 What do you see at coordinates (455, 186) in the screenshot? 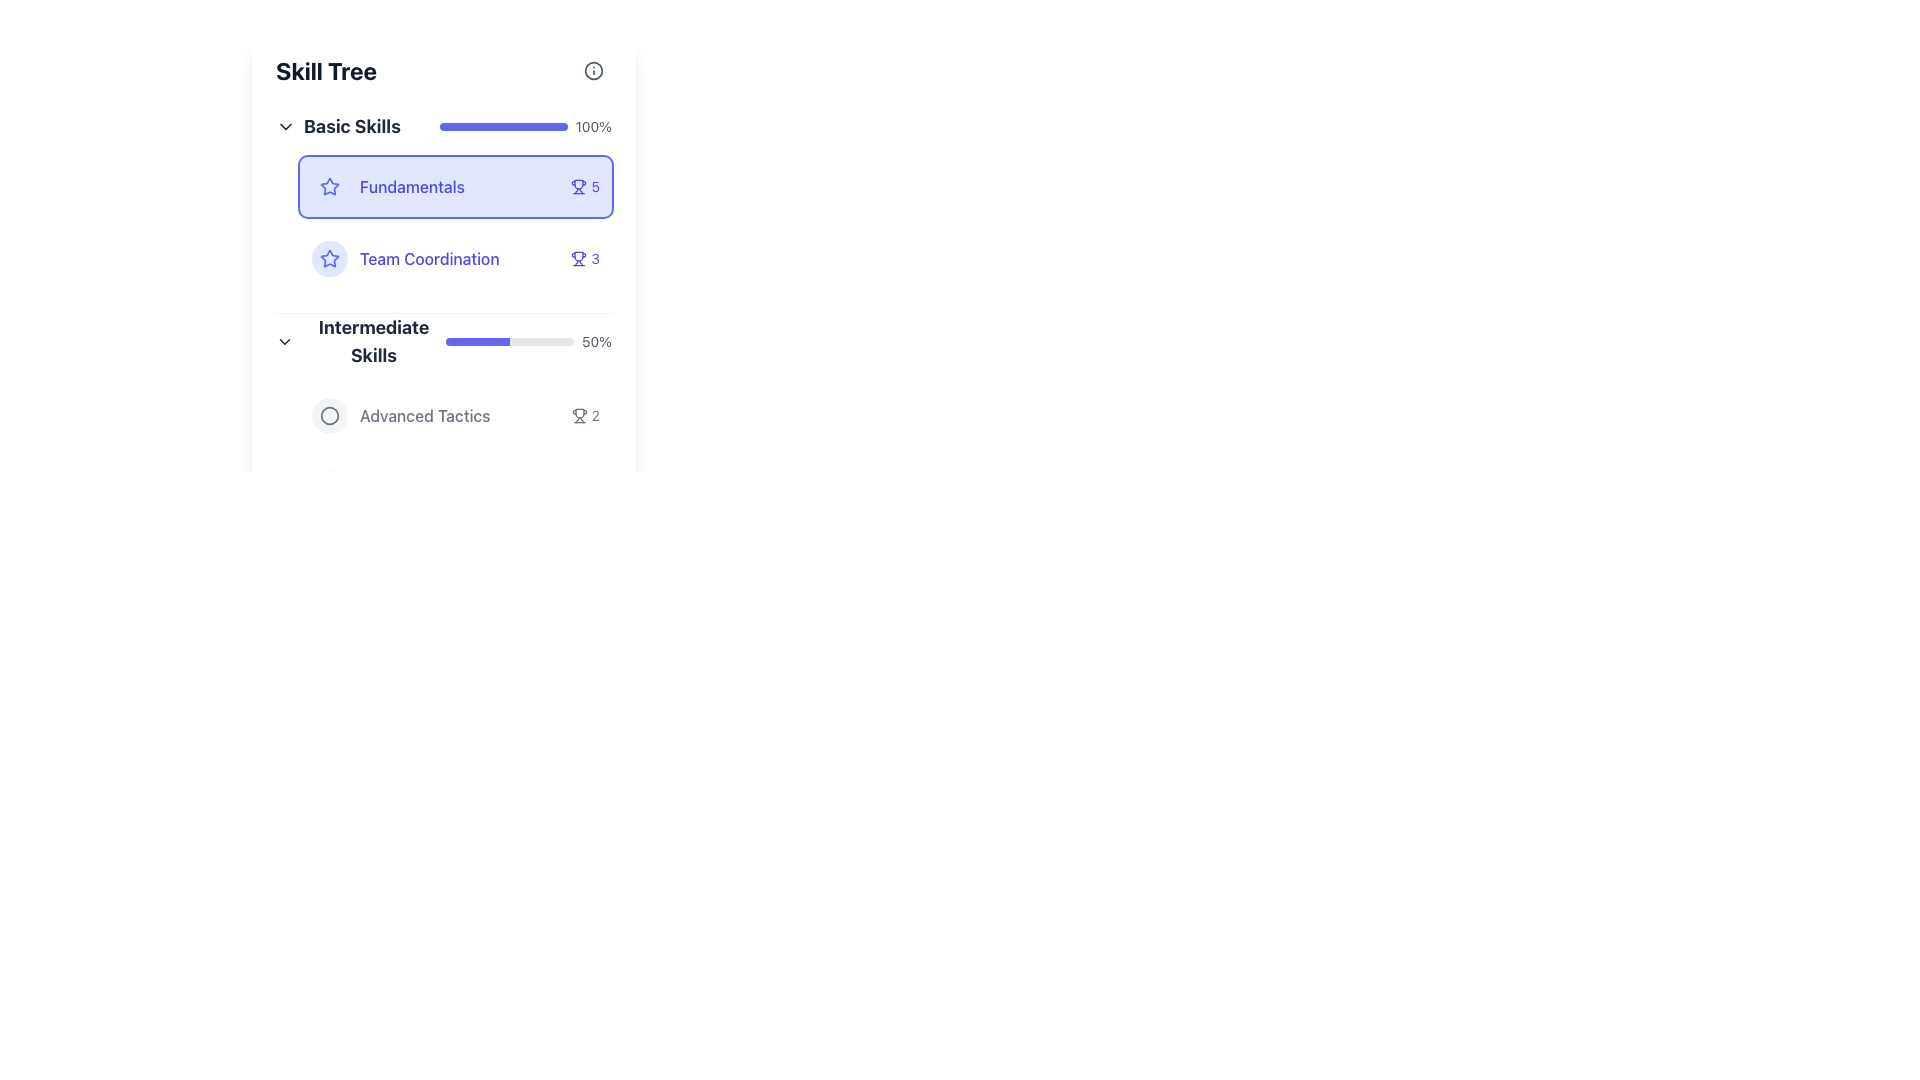
I see `the button-like interface element featuring a star icon and the text 'Fundamentals'` at bounding box center [455, 186].